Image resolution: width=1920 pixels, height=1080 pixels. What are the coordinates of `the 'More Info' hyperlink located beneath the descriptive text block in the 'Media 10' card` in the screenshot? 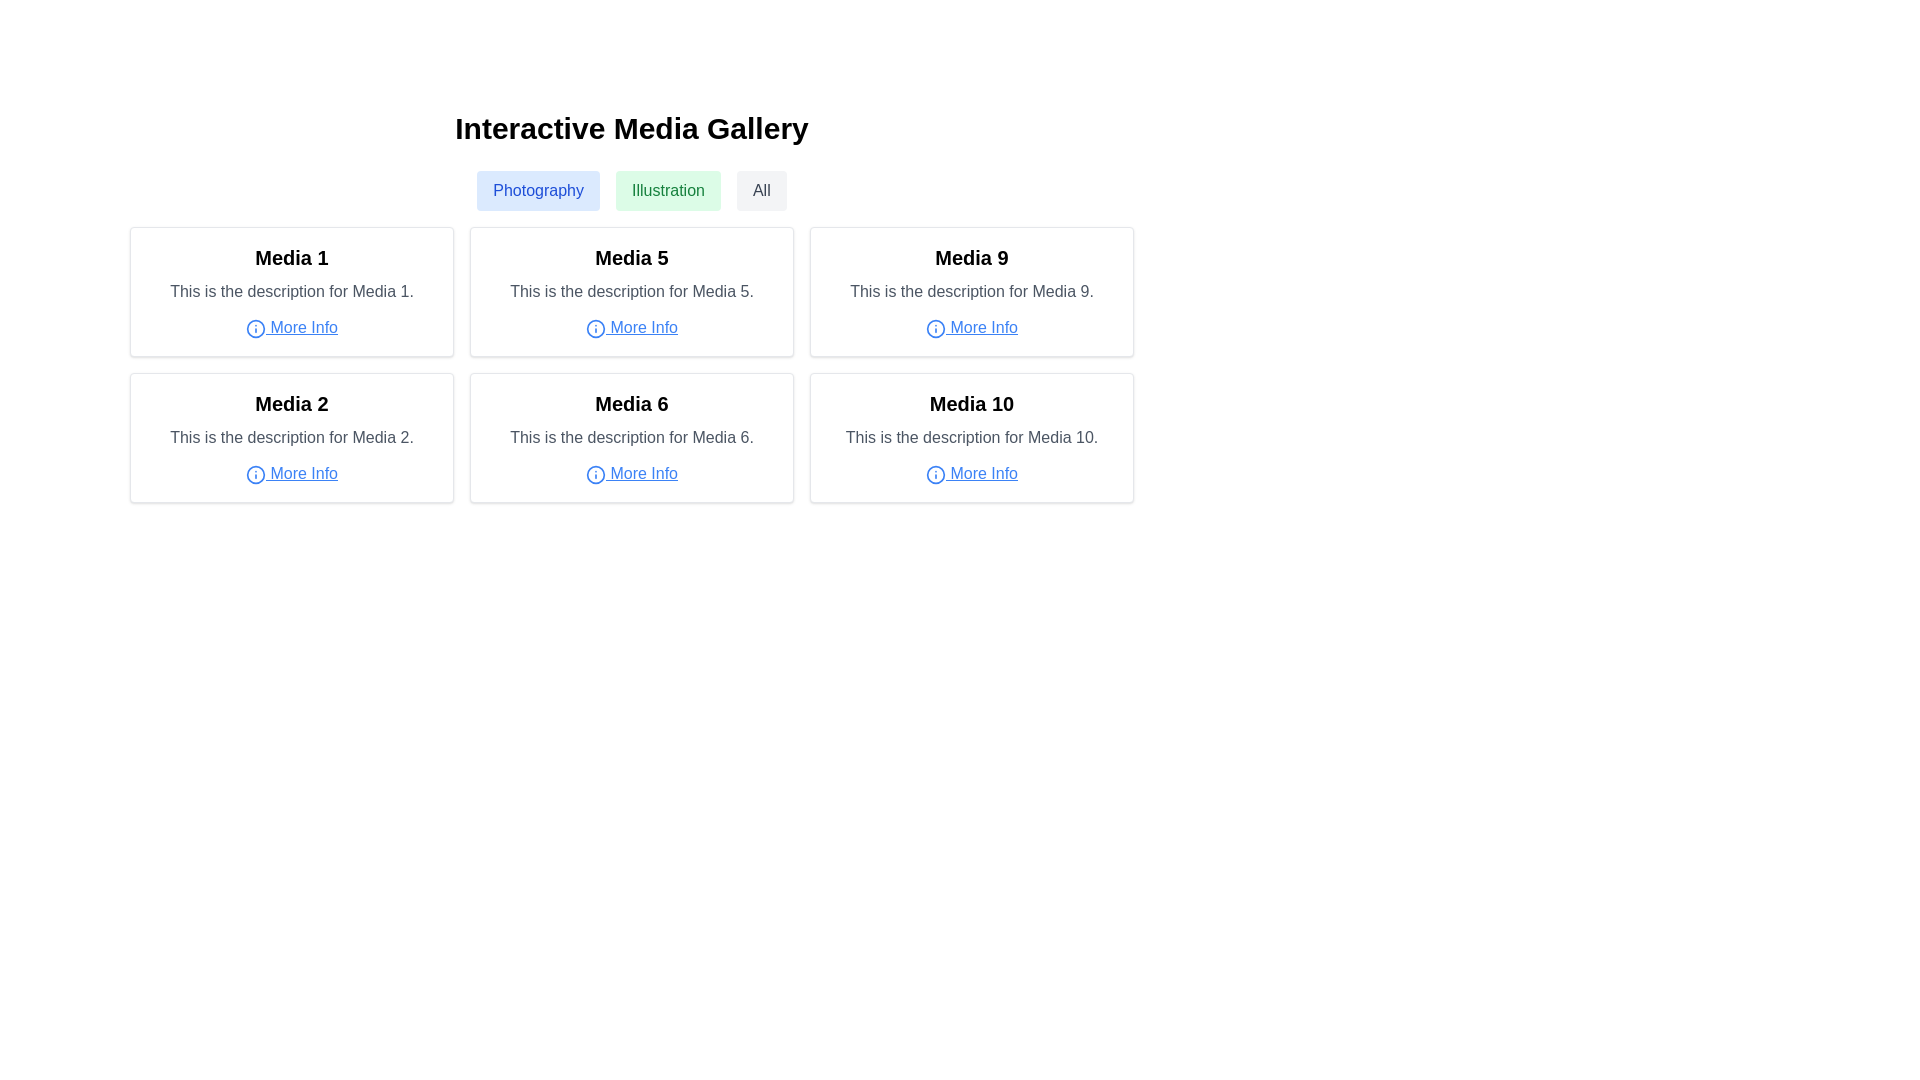 It's located at (971, 474).